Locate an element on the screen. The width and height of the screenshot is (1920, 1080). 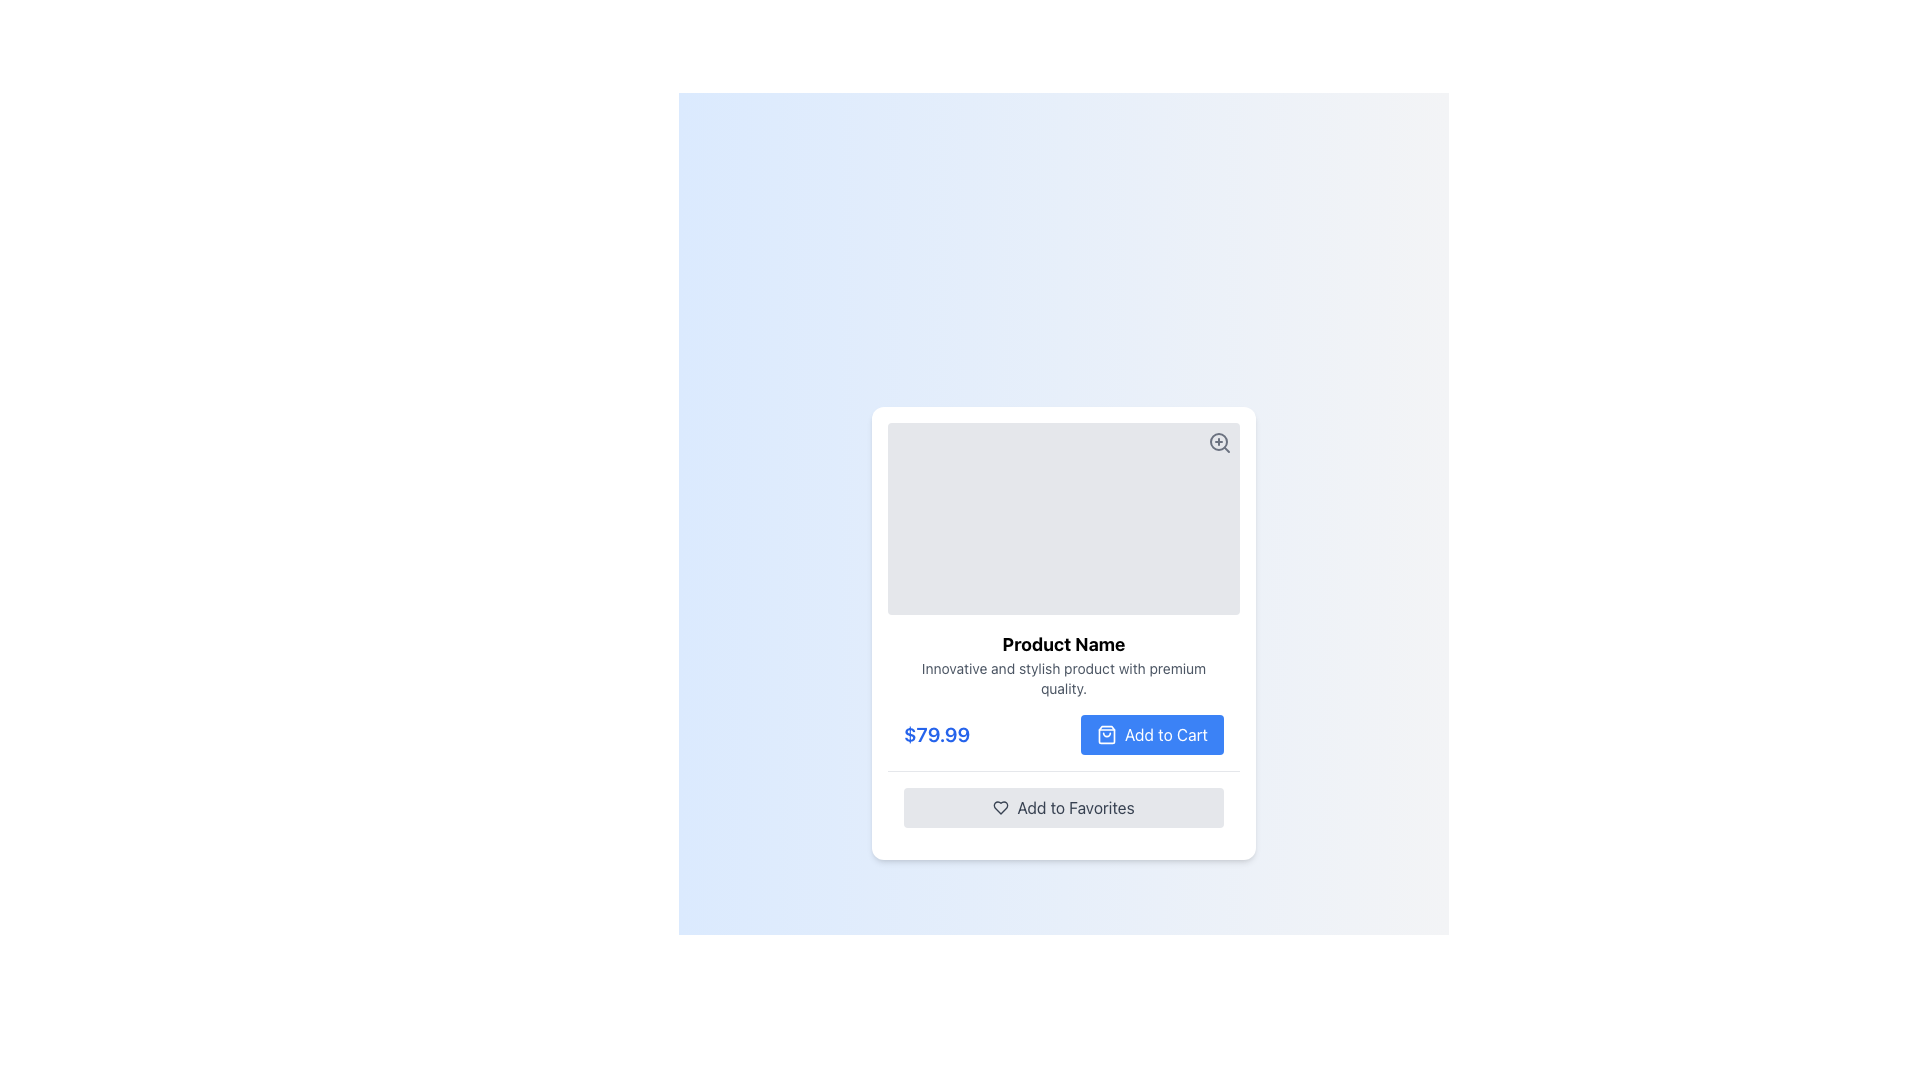
the button located at the bottom of the card layout is located at coordinates (1063, 806).